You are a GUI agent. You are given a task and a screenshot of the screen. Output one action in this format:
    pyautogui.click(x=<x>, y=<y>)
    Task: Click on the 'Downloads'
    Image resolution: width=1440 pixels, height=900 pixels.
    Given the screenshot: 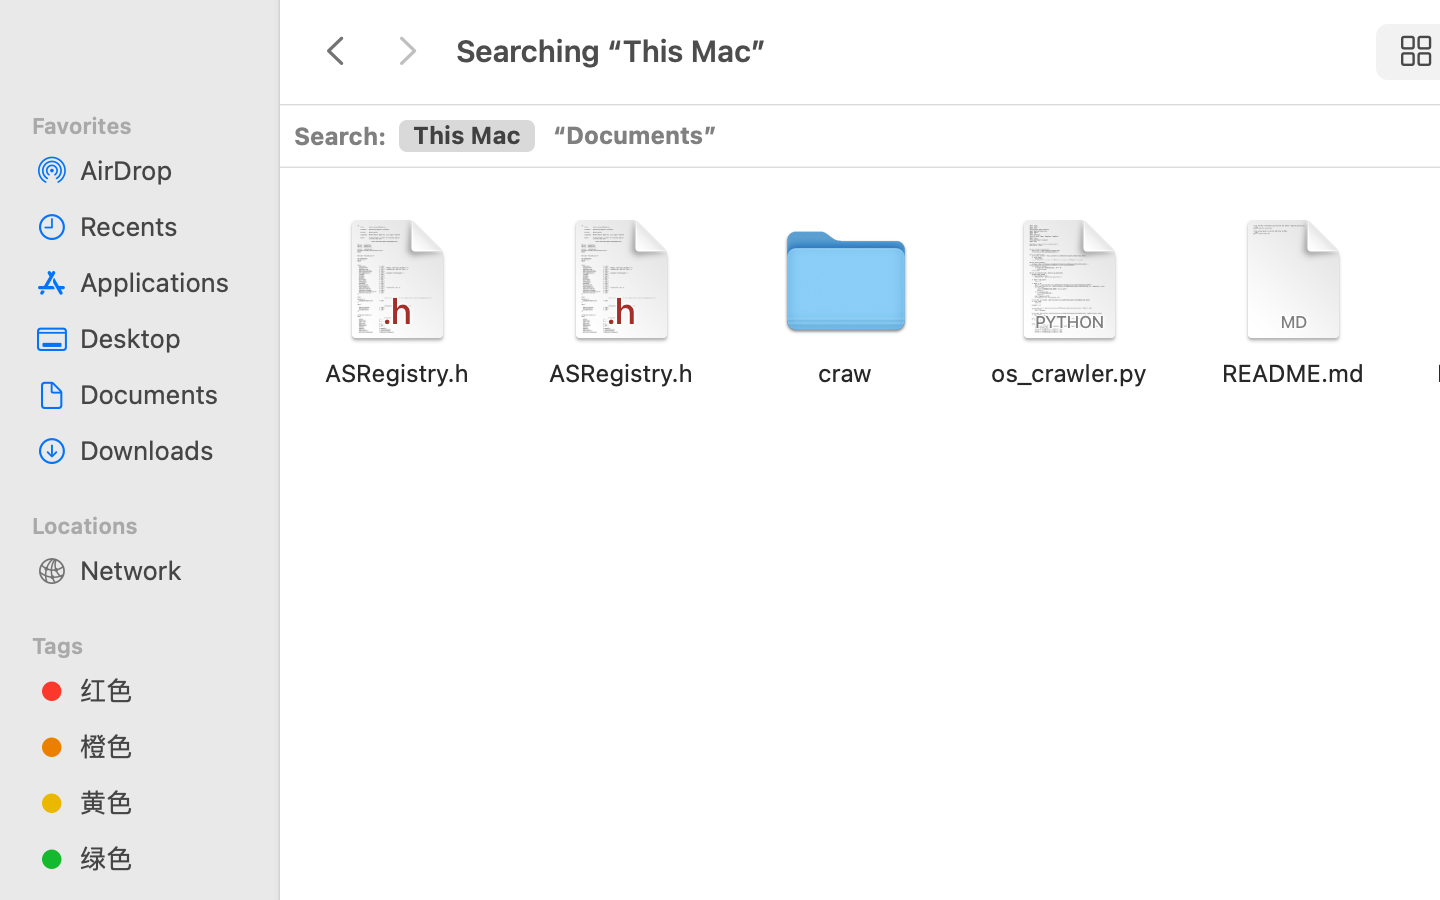 What is the action you would take?
    pyautogui.click(x=159, y=450)
    